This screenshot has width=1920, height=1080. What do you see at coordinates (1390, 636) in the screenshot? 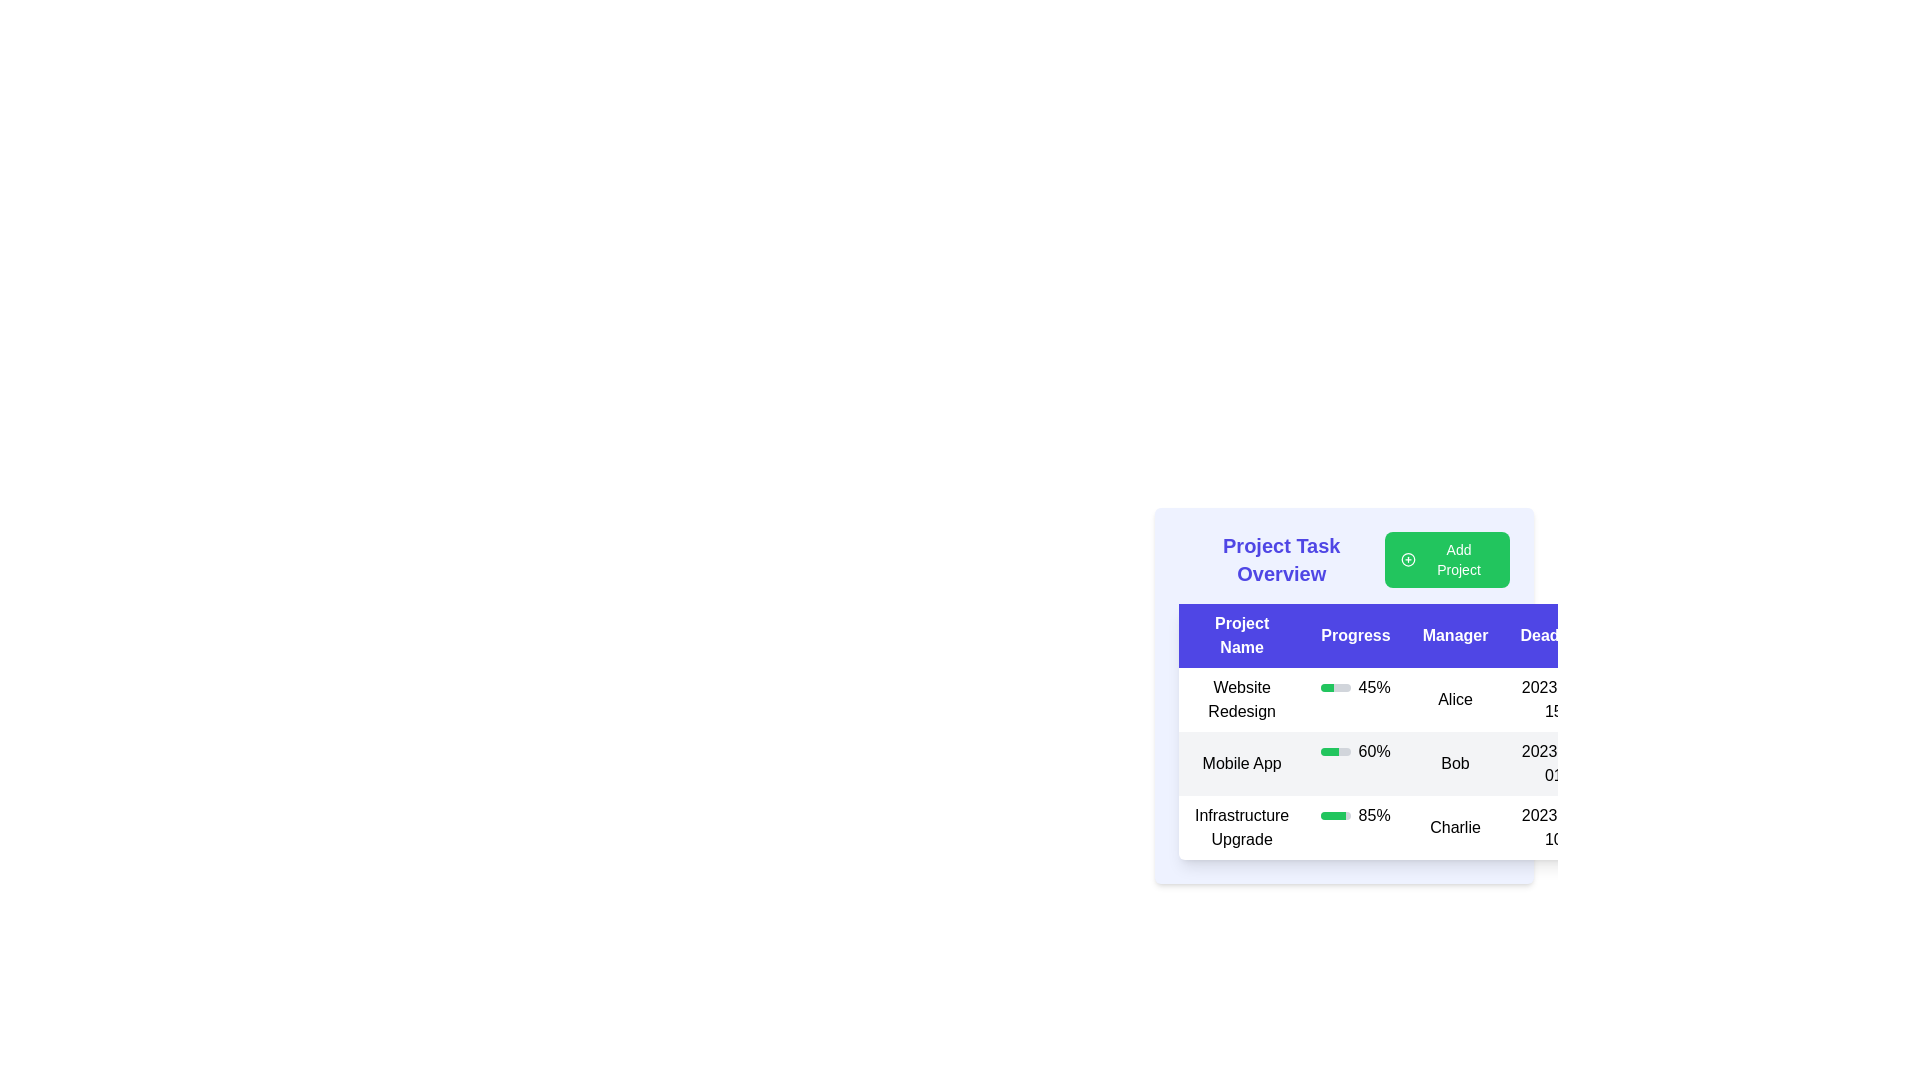
I see `styling of the second header in the table that showcases progress metrics or statuses, located between 'Project Name' and 'Manager'` at bounding box center [1390, 636].